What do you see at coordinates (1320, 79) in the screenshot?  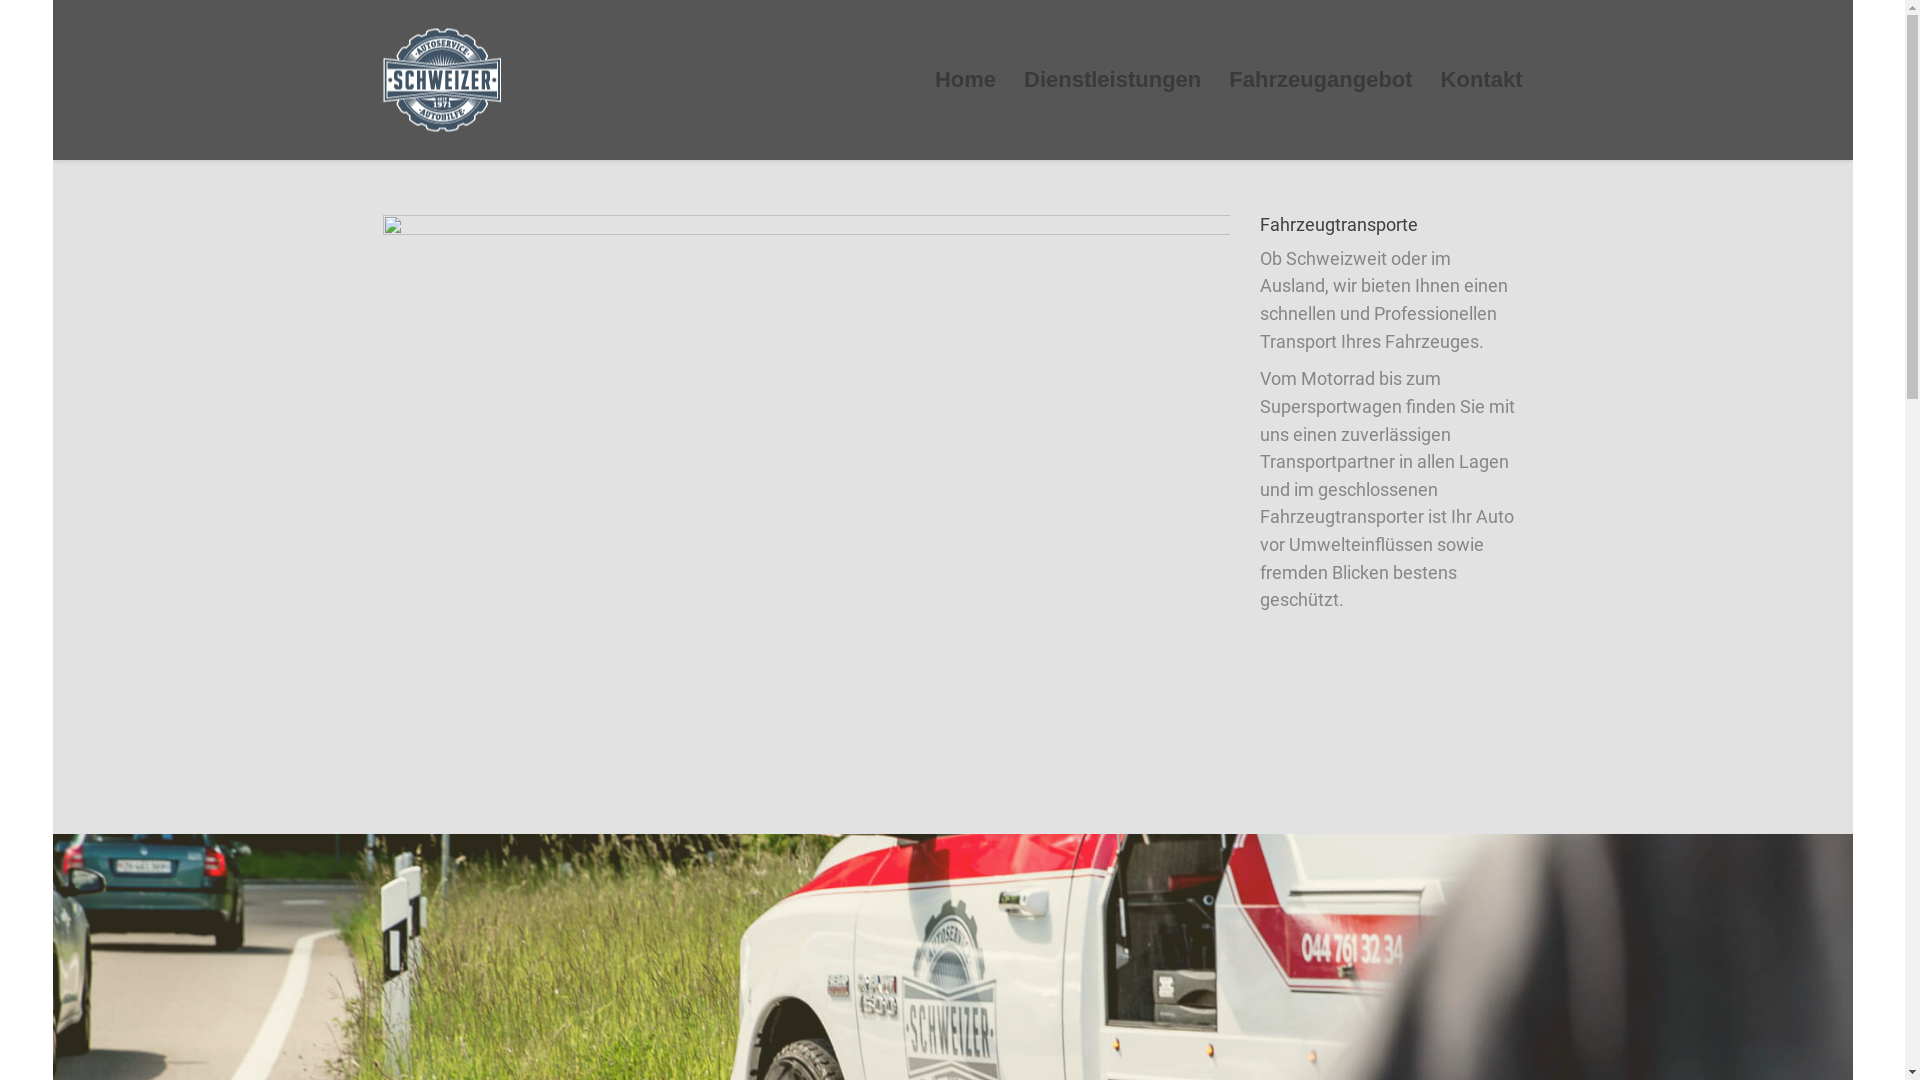 I see `'Fahrzeugangebot'` at bounding box center [1320, 79].